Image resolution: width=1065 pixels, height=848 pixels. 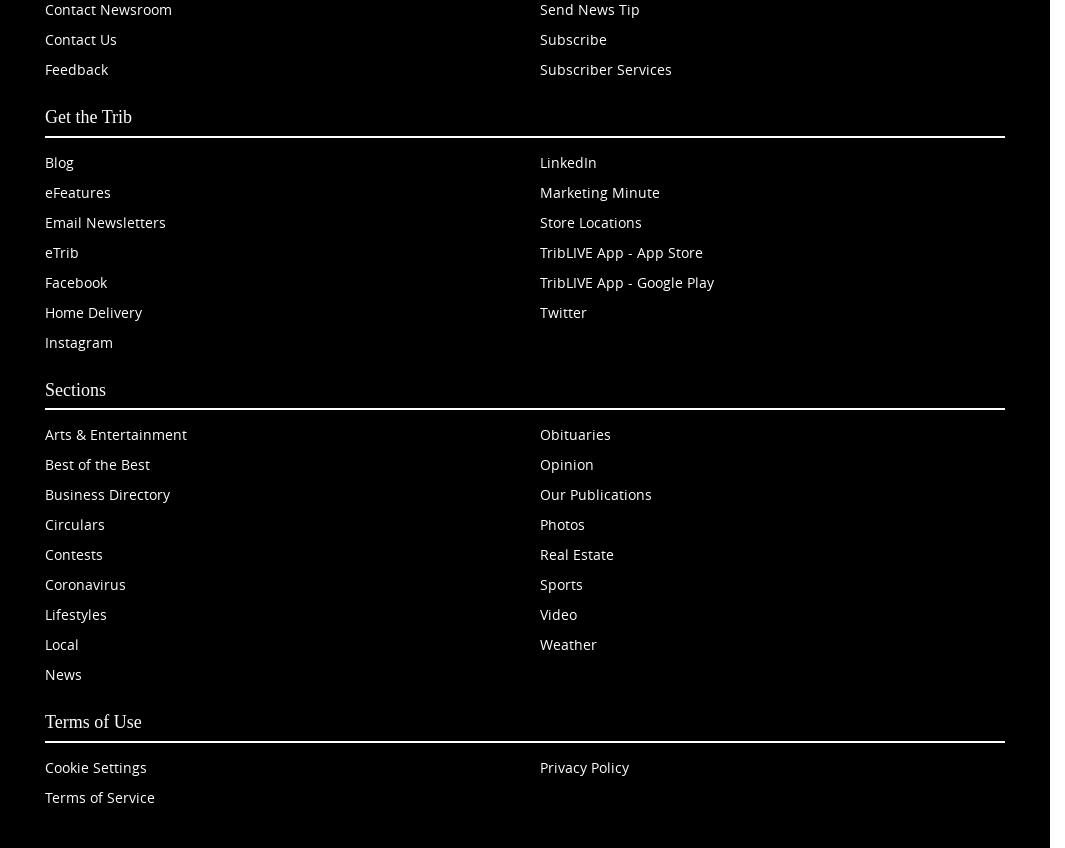 I want to click on 'Obituaries', so click(x=539, y=433).